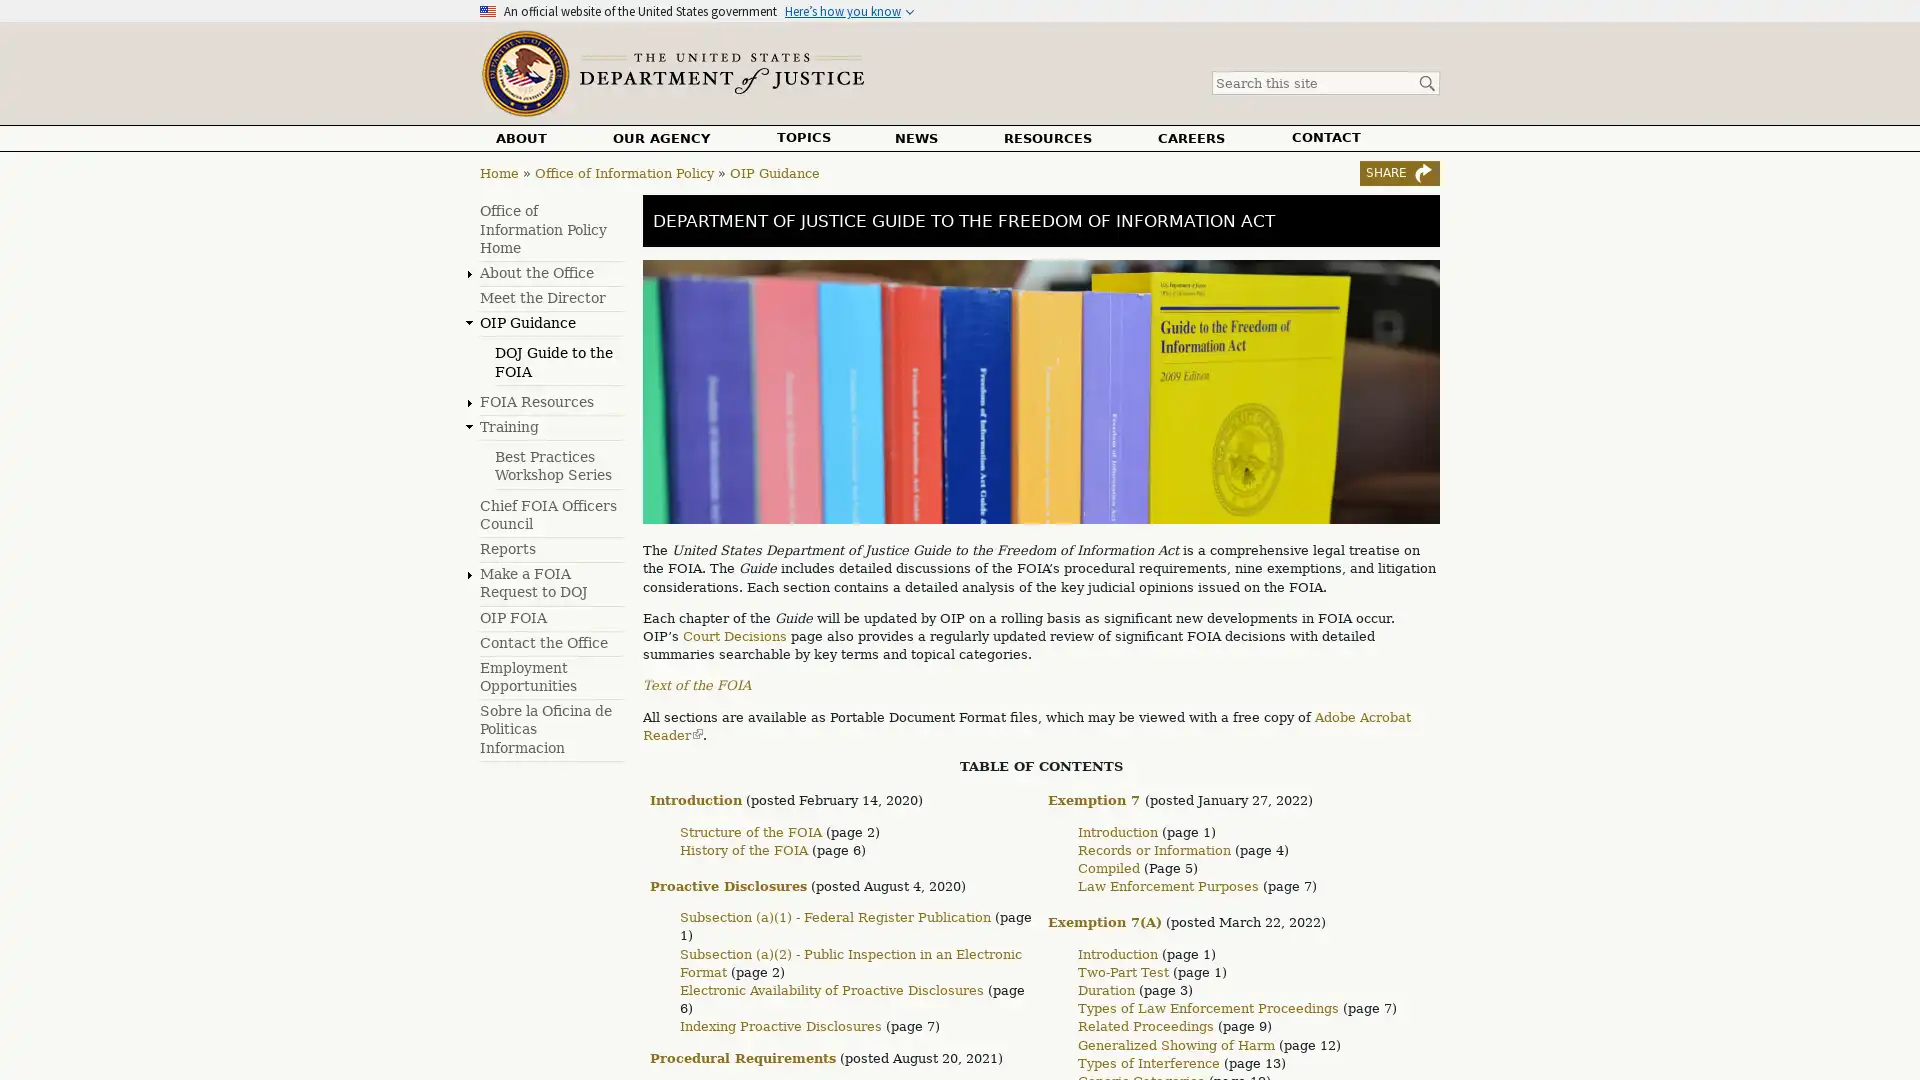 Image resolution: width=1920 pixels, height=1080 pixels. What do you see at coordinates (1425, 83) in the screenshot?
I see `Search` at bounding box center [1425, 83].